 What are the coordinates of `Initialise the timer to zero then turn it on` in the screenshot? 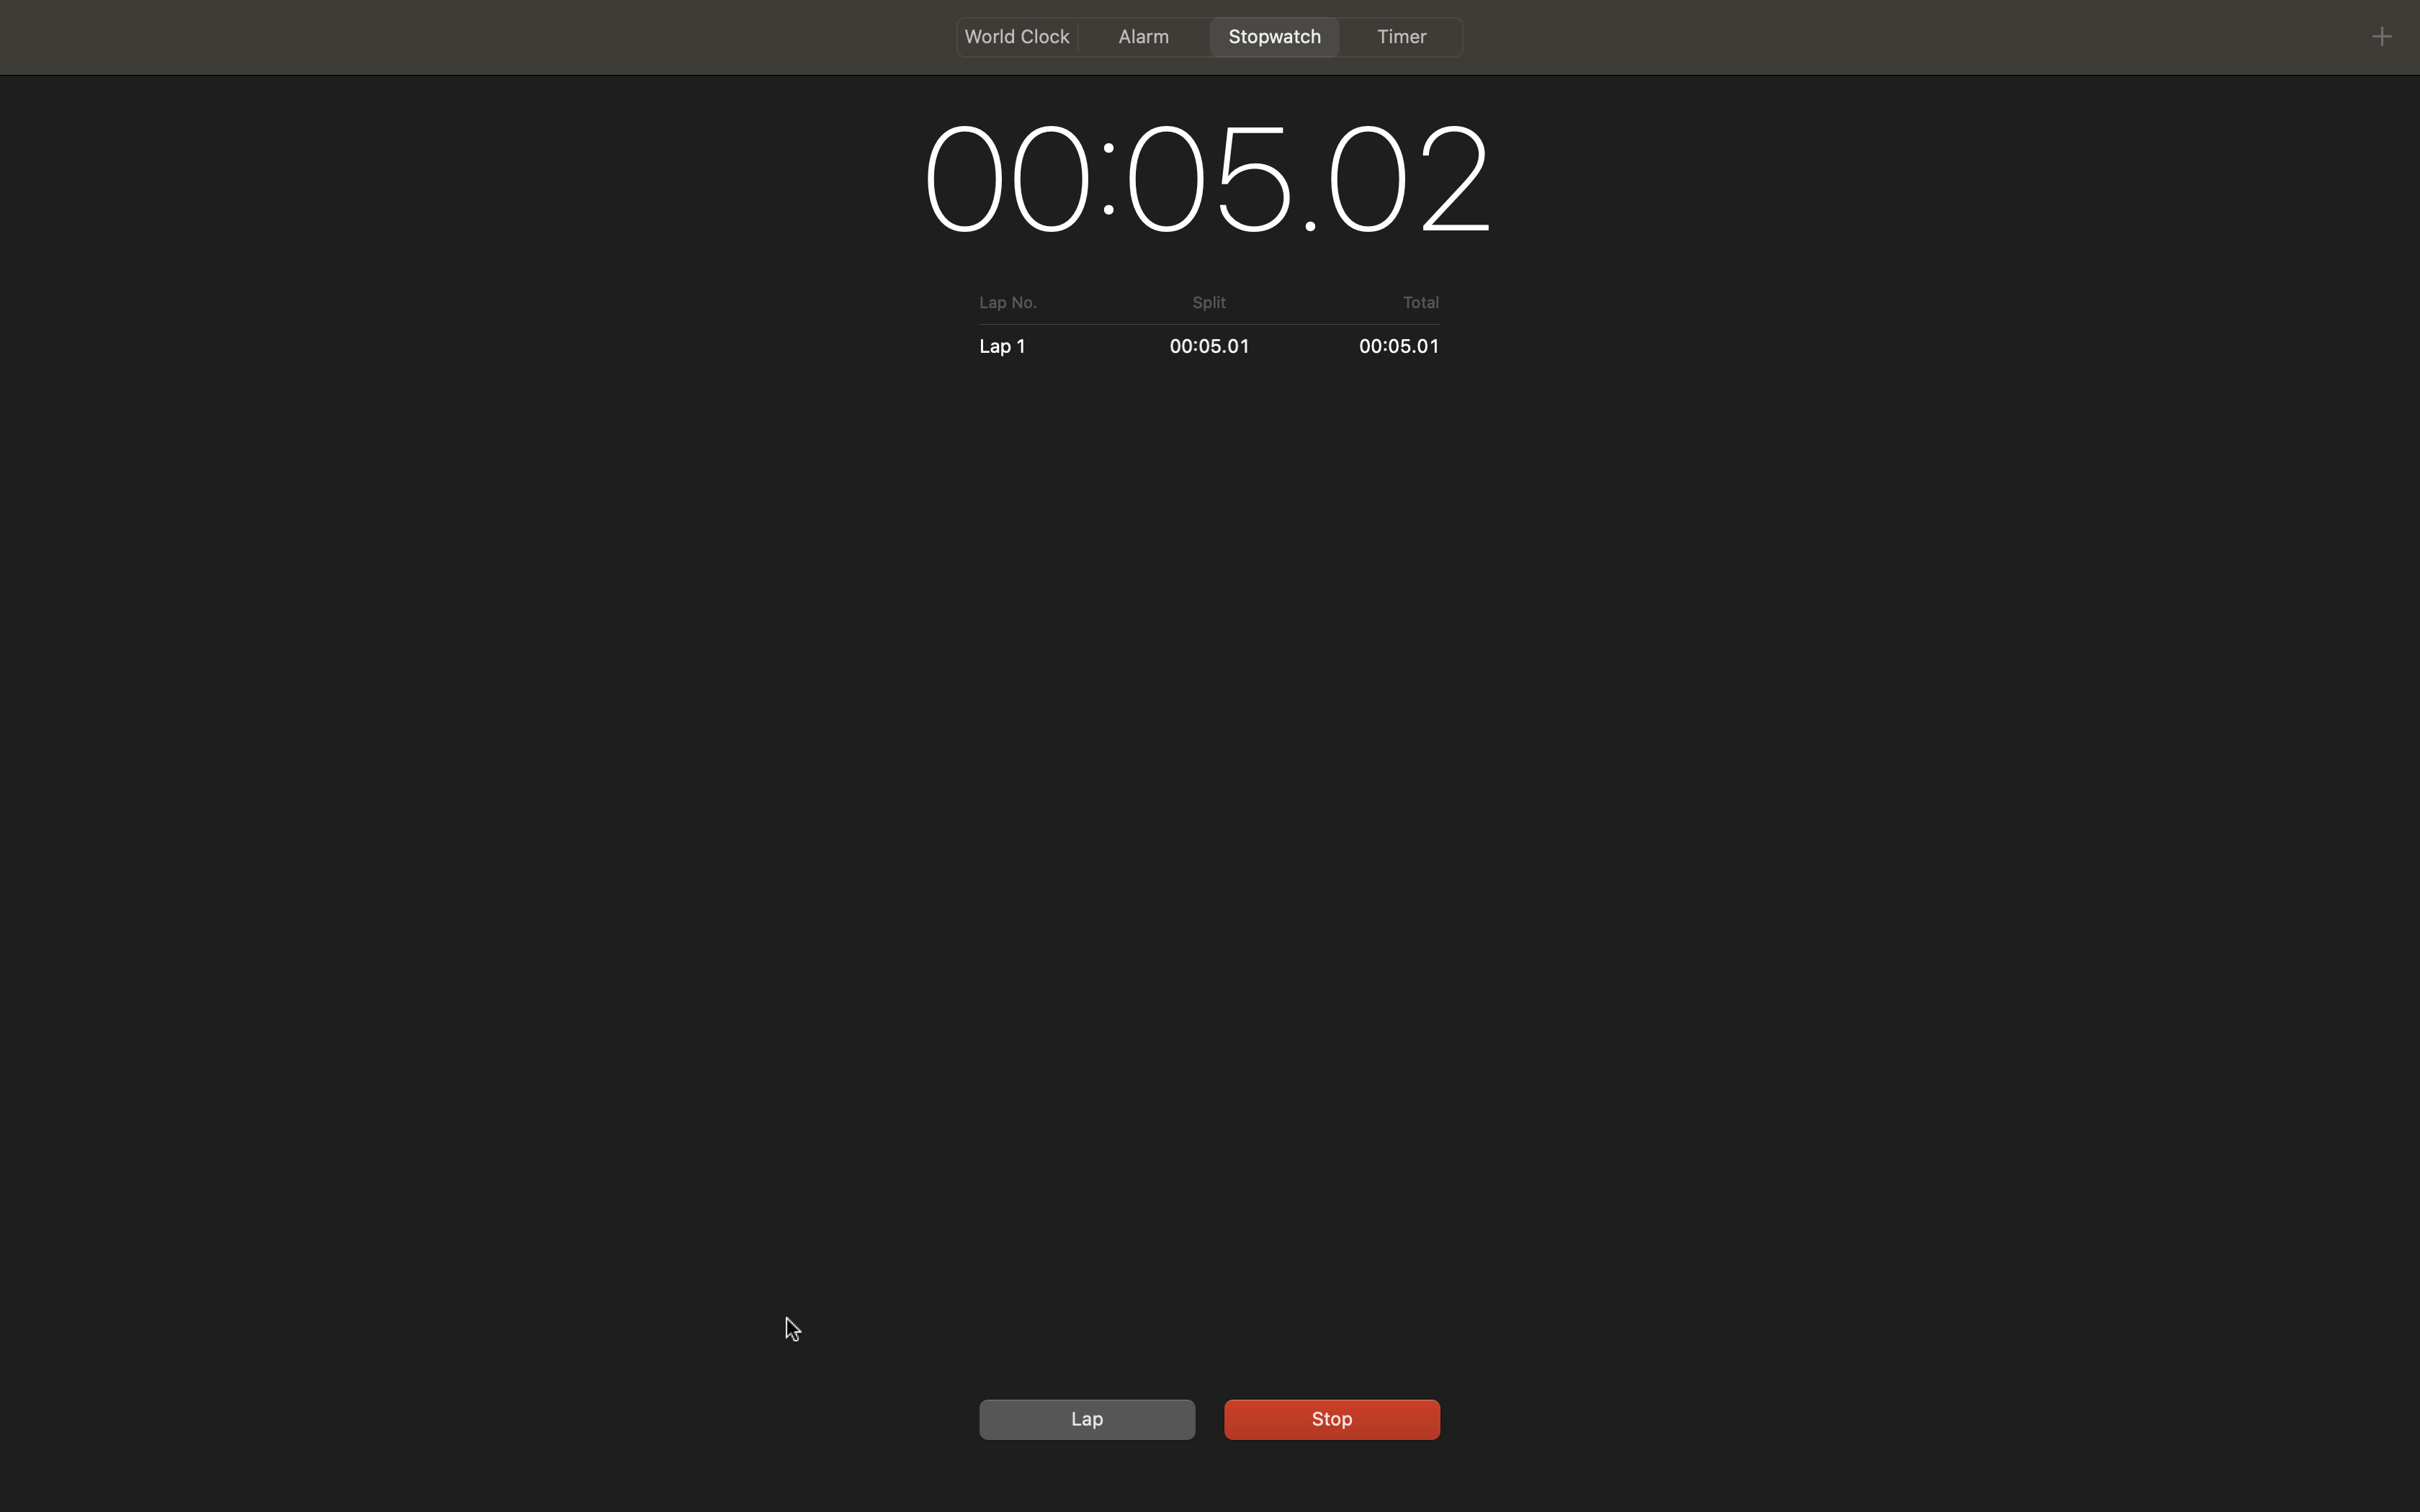 It's located at (1083, 1418).